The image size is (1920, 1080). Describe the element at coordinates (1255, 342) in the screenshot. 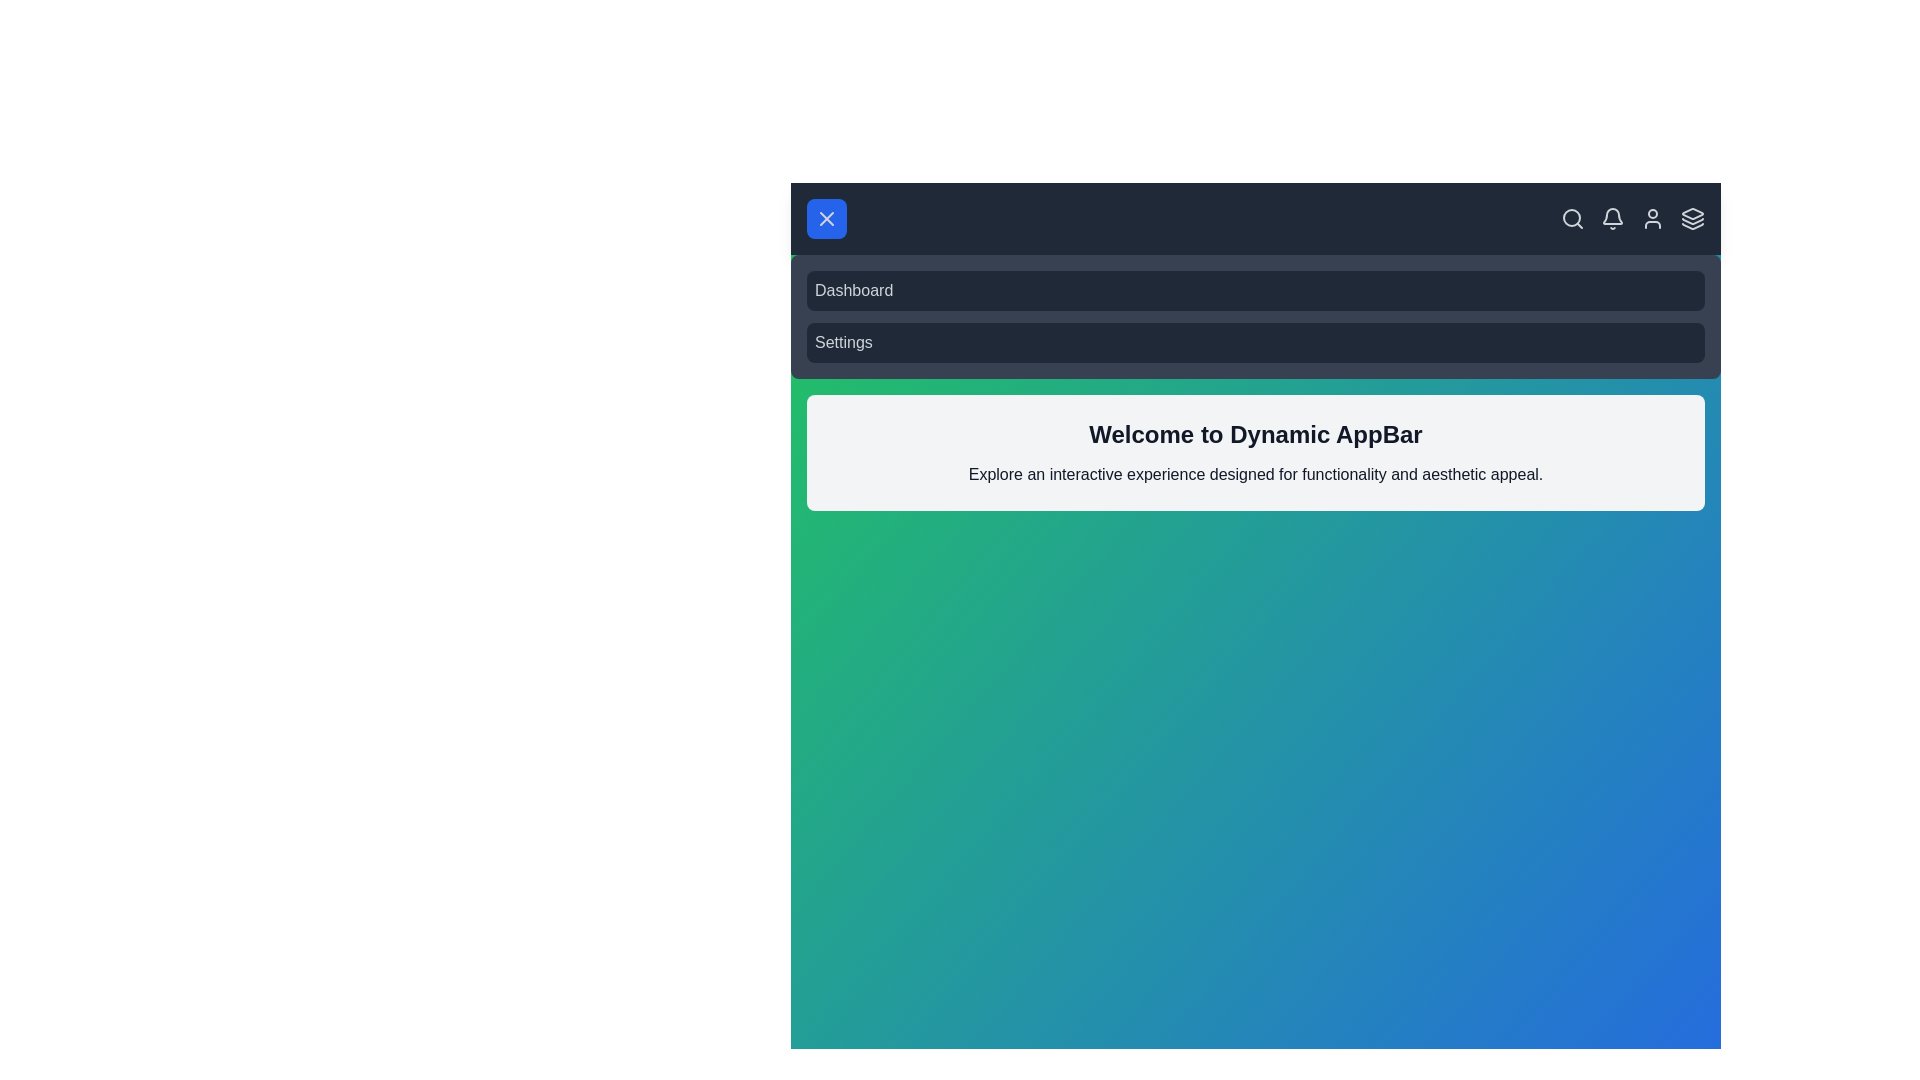

I see `the 'Settings' item in the navigation menu` at that location.